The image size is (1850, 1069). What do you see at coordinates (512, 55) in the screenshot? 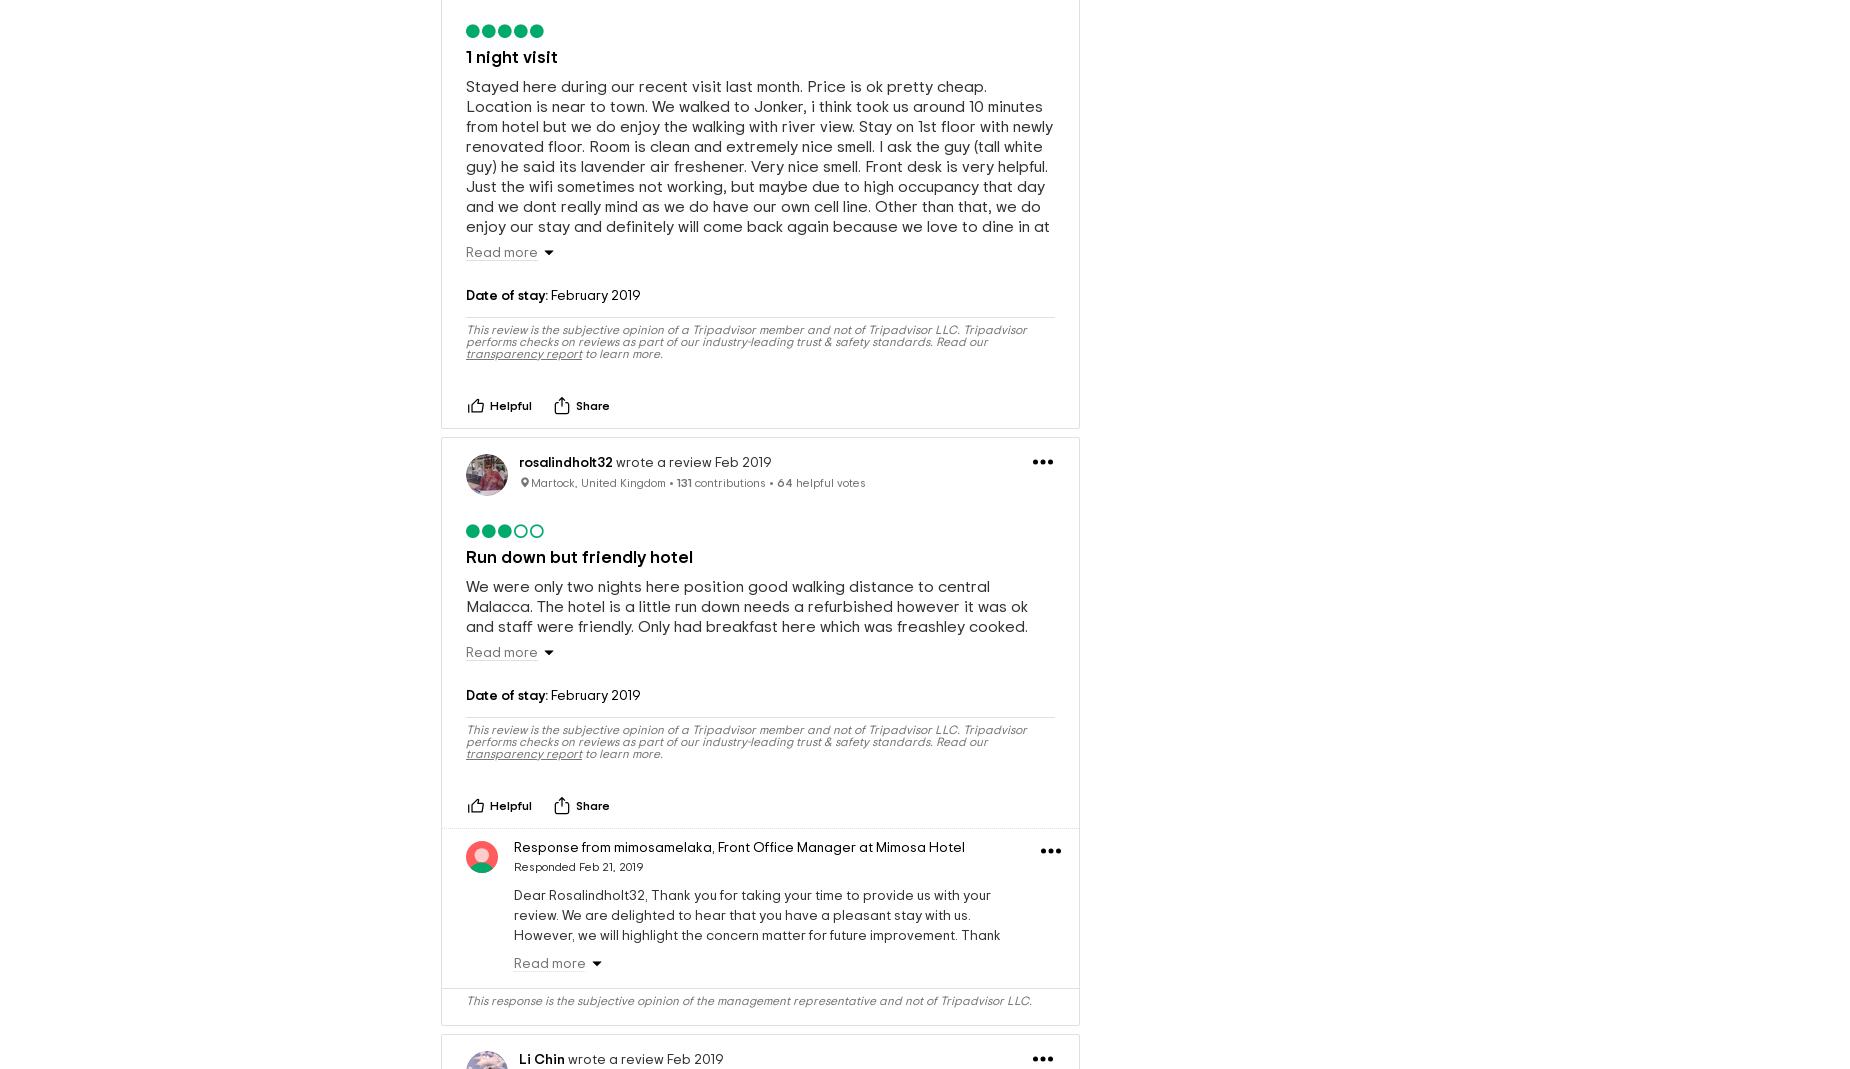
I see `'1 night visit'` at bounding box center [512, 55].